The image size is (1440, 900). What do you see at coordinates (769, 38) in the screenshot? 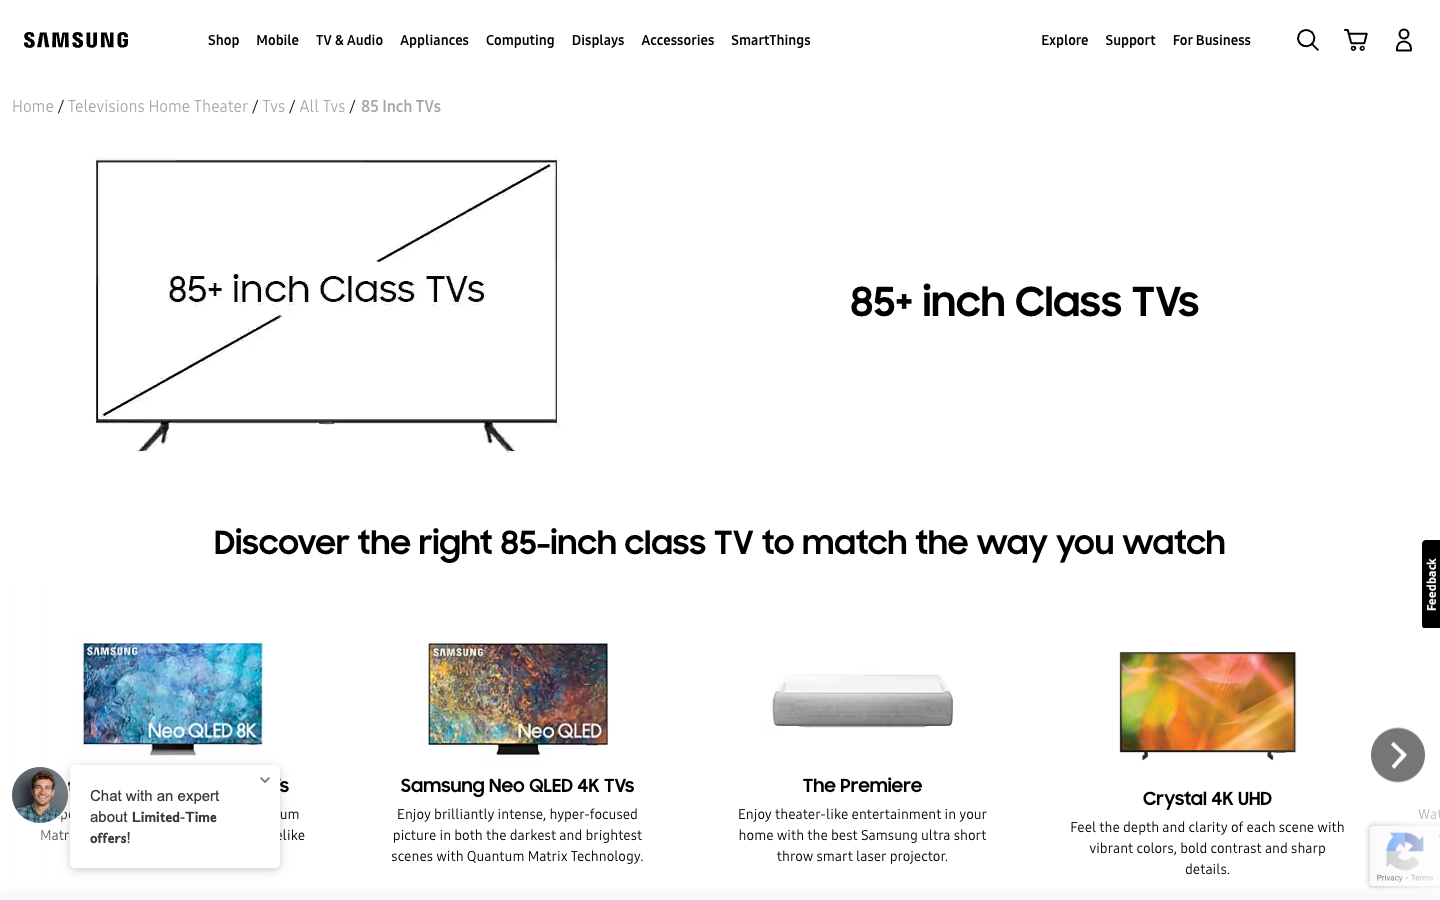
I see `and open the SmartThings menu from the header` at bounding box center [769, 38].